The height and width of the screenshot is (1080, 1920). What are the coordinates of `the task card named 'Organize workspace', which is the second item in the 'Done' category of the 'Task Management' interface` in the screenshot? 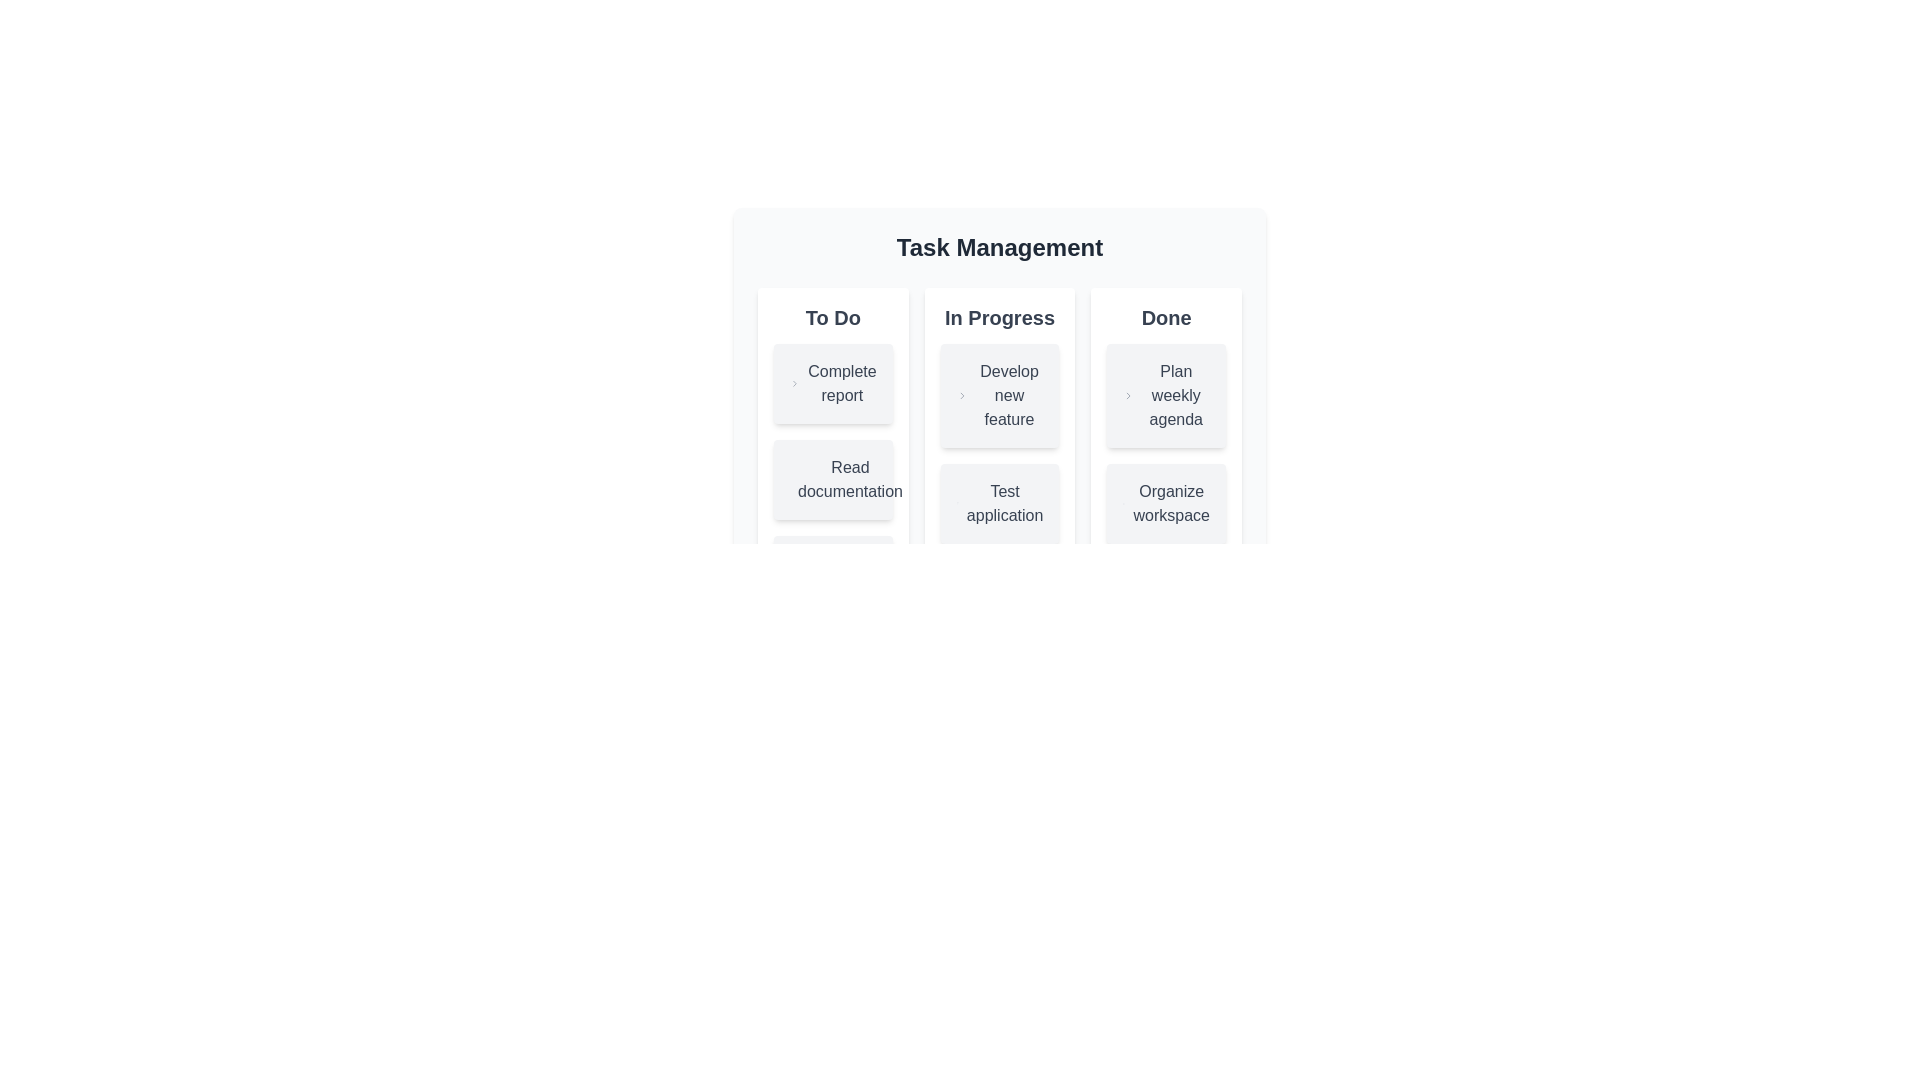 It's located at (1166, 503).